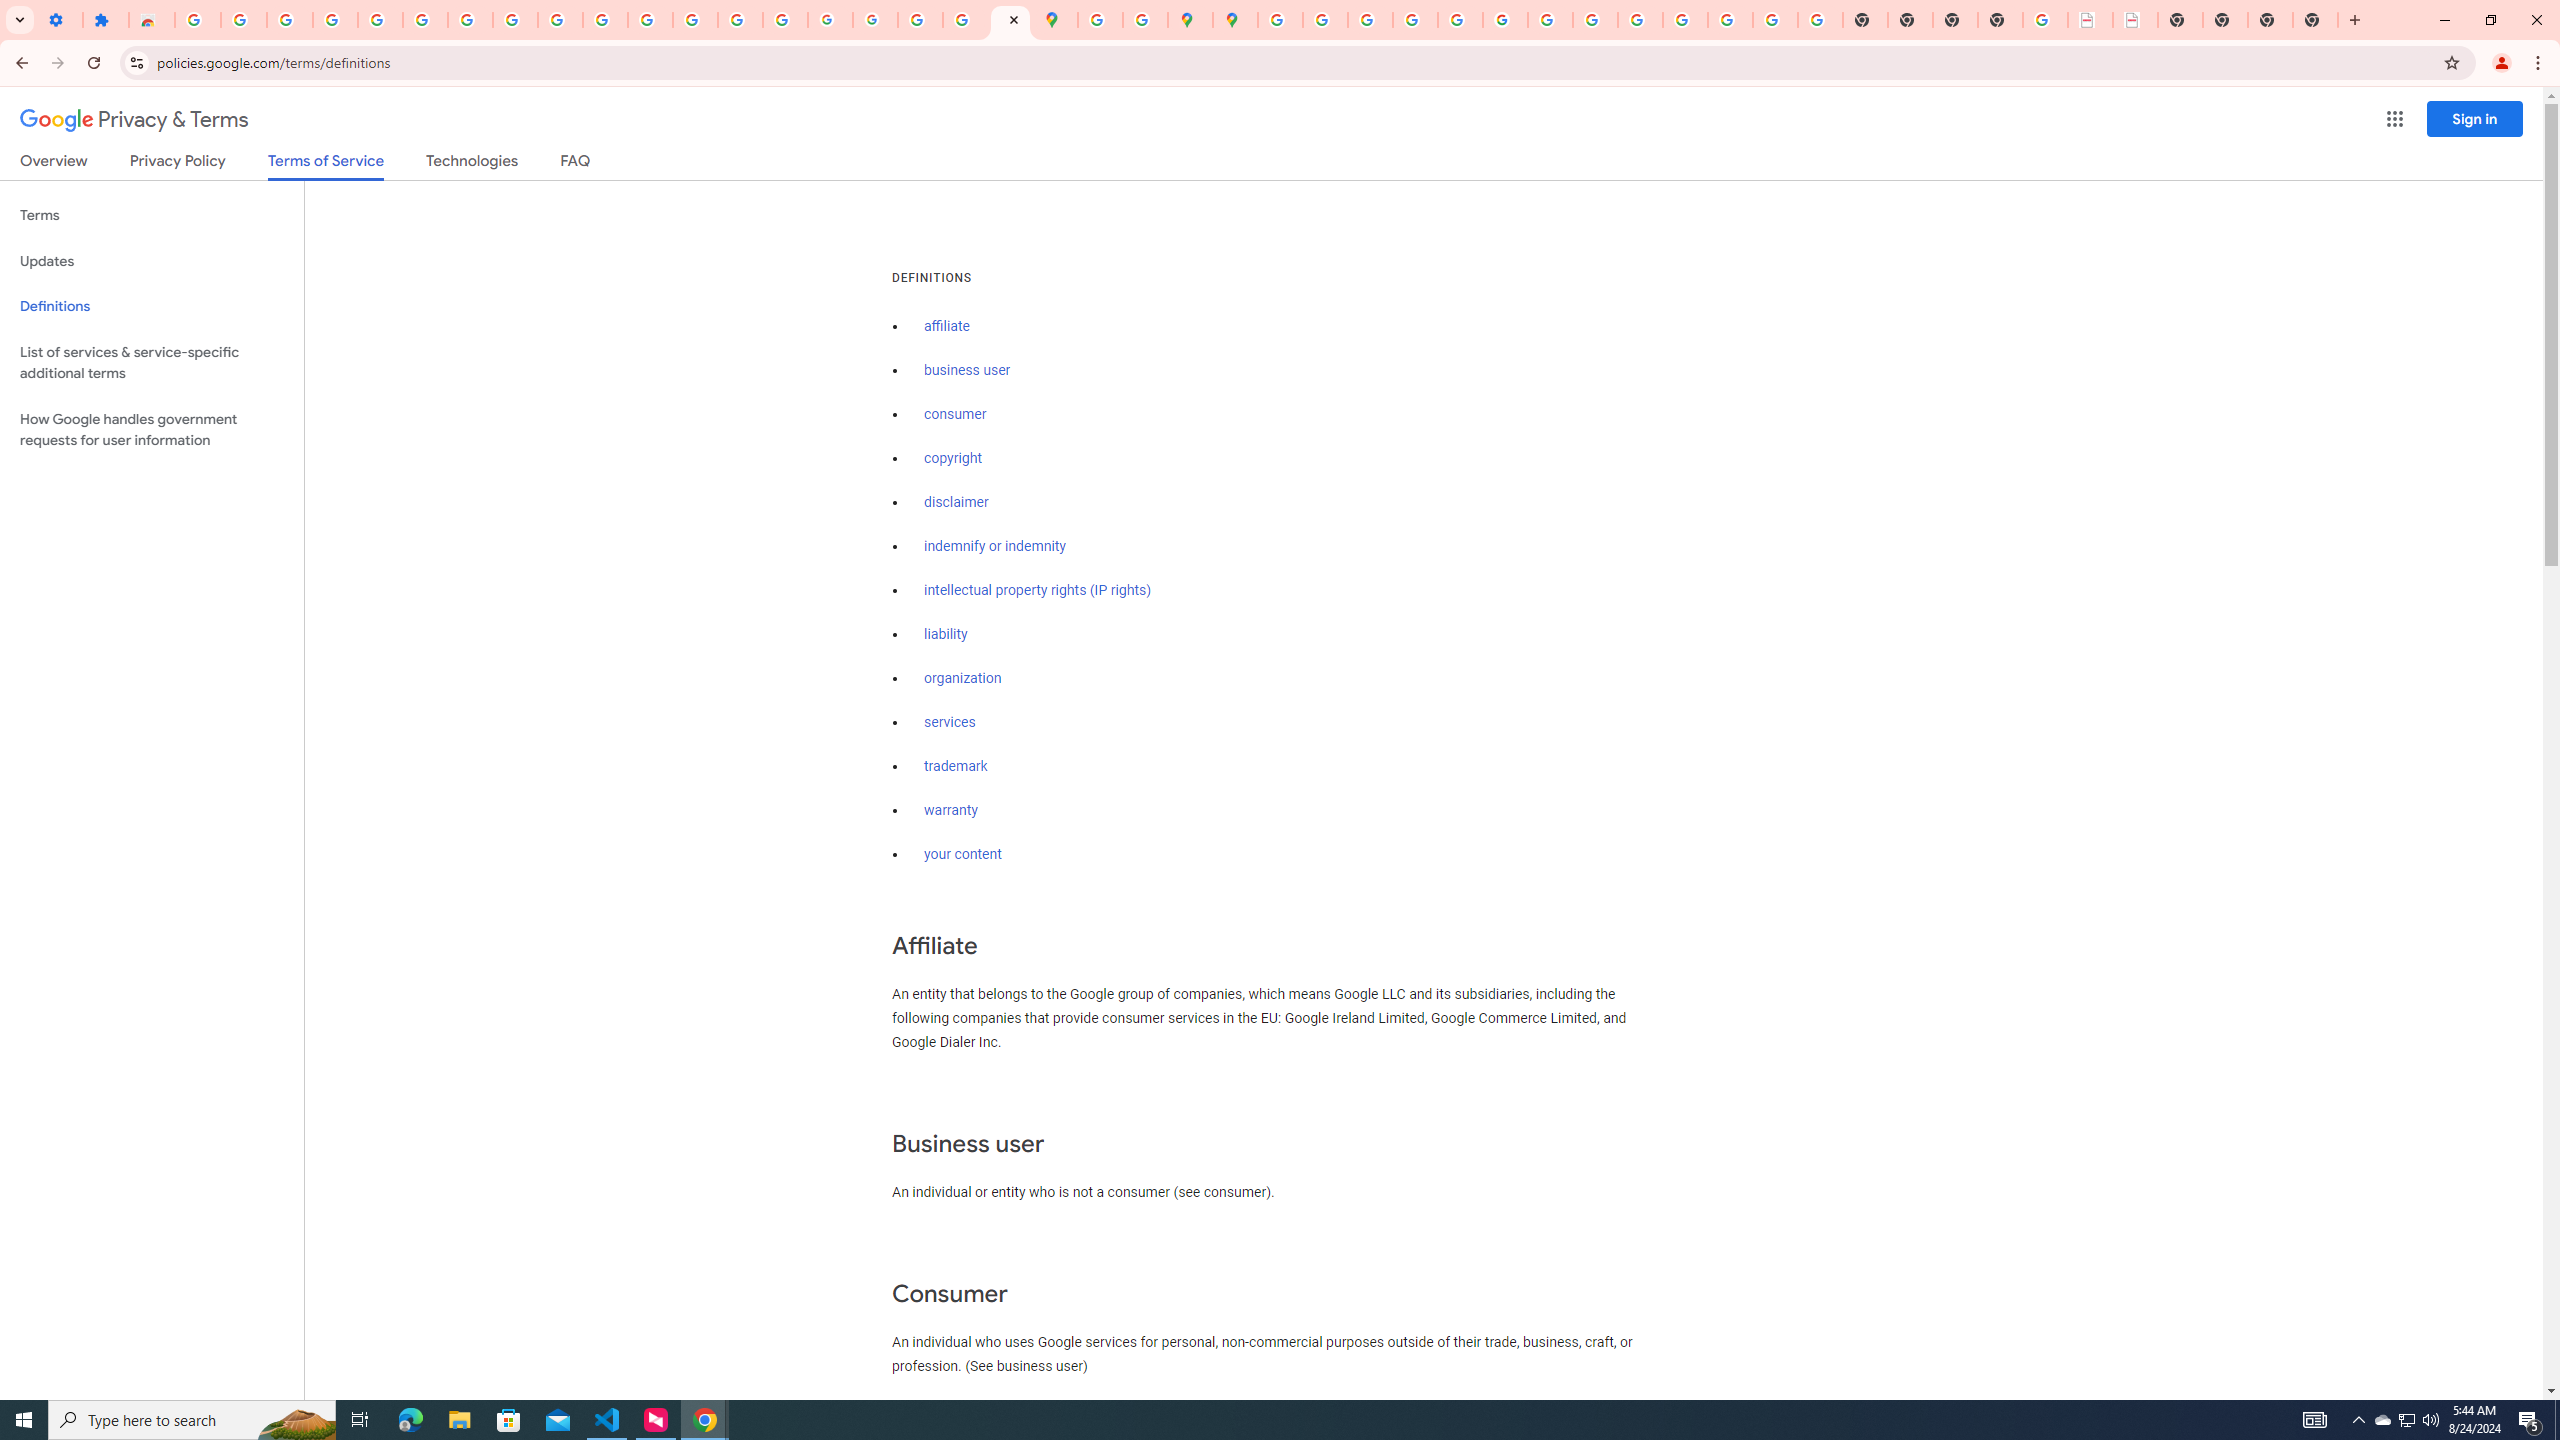  Describe the element at coordinates (289, 19) in the screenshot. I see `'Delete photos & videos - Computer - Google Photos Help'` at that location.